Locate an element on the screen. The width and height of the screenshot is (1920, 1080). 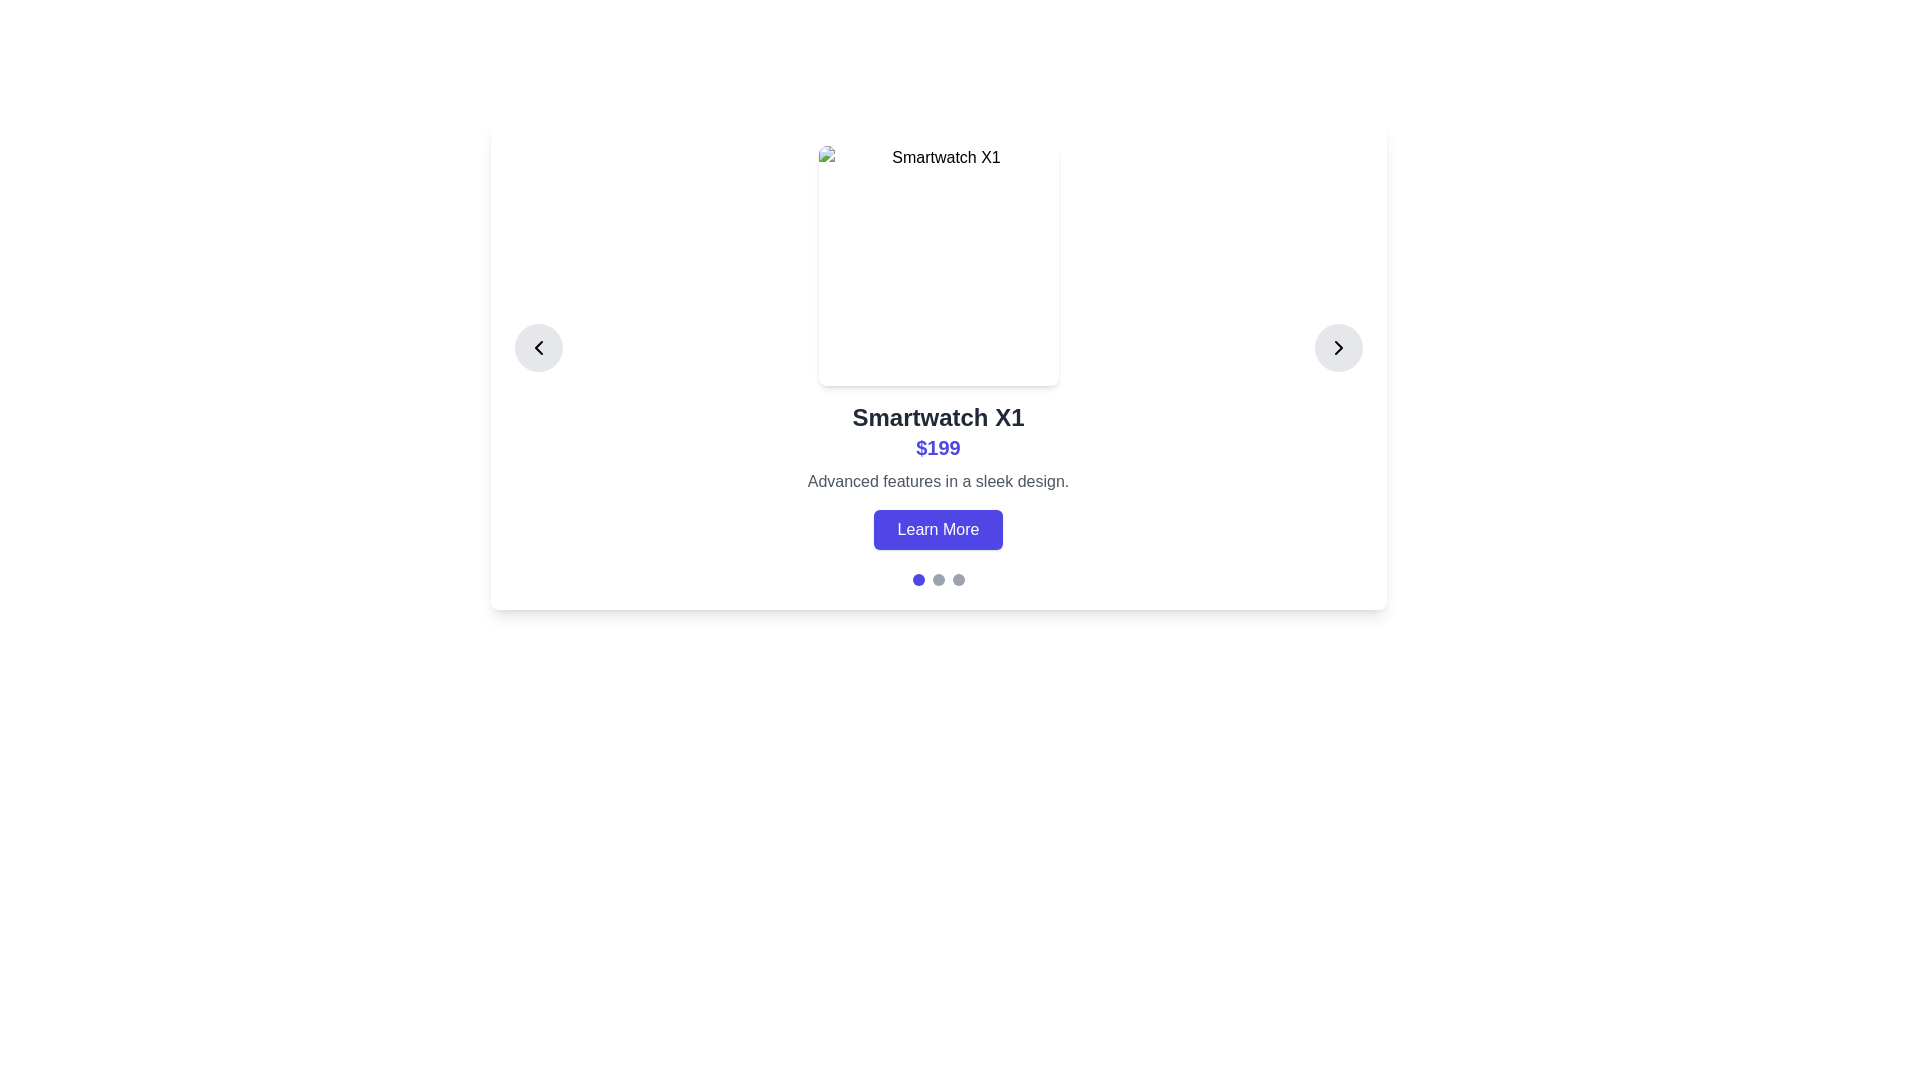
the circular button with a gray background and a black left-pointing chevron icon is located at coordinates (538, 346).